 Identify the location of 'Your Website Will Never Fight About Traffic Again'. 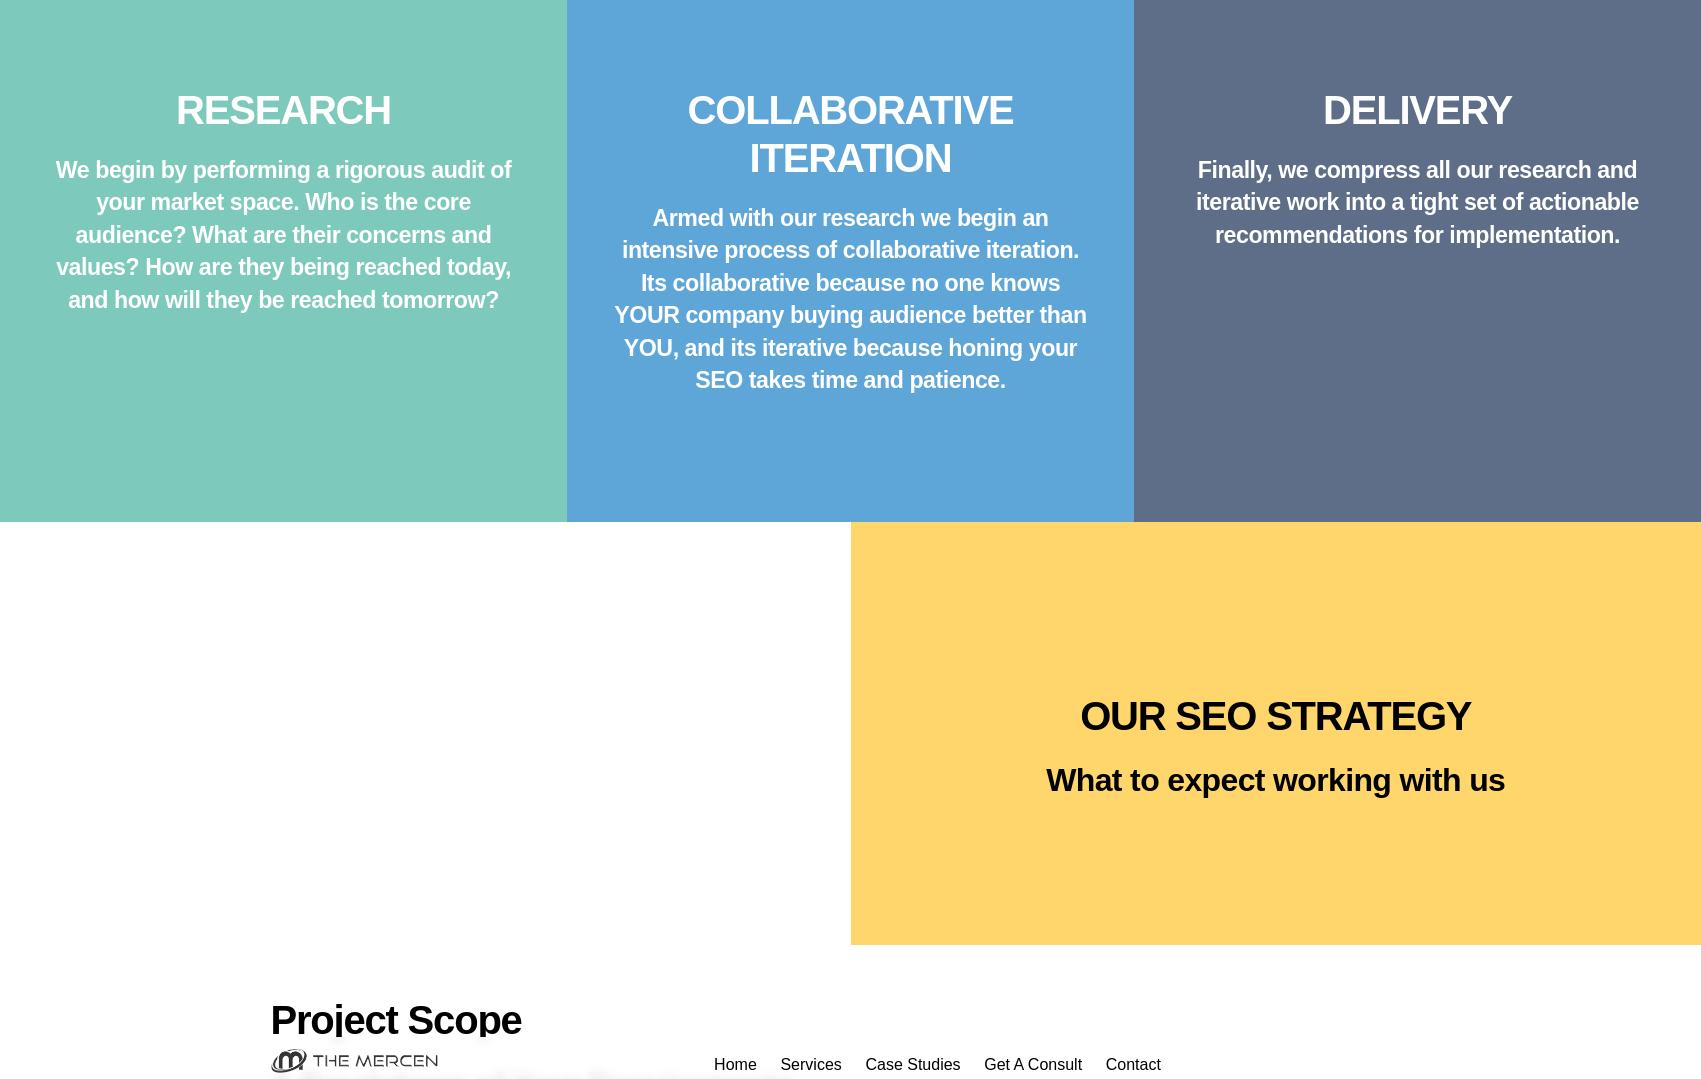
(849, 620).